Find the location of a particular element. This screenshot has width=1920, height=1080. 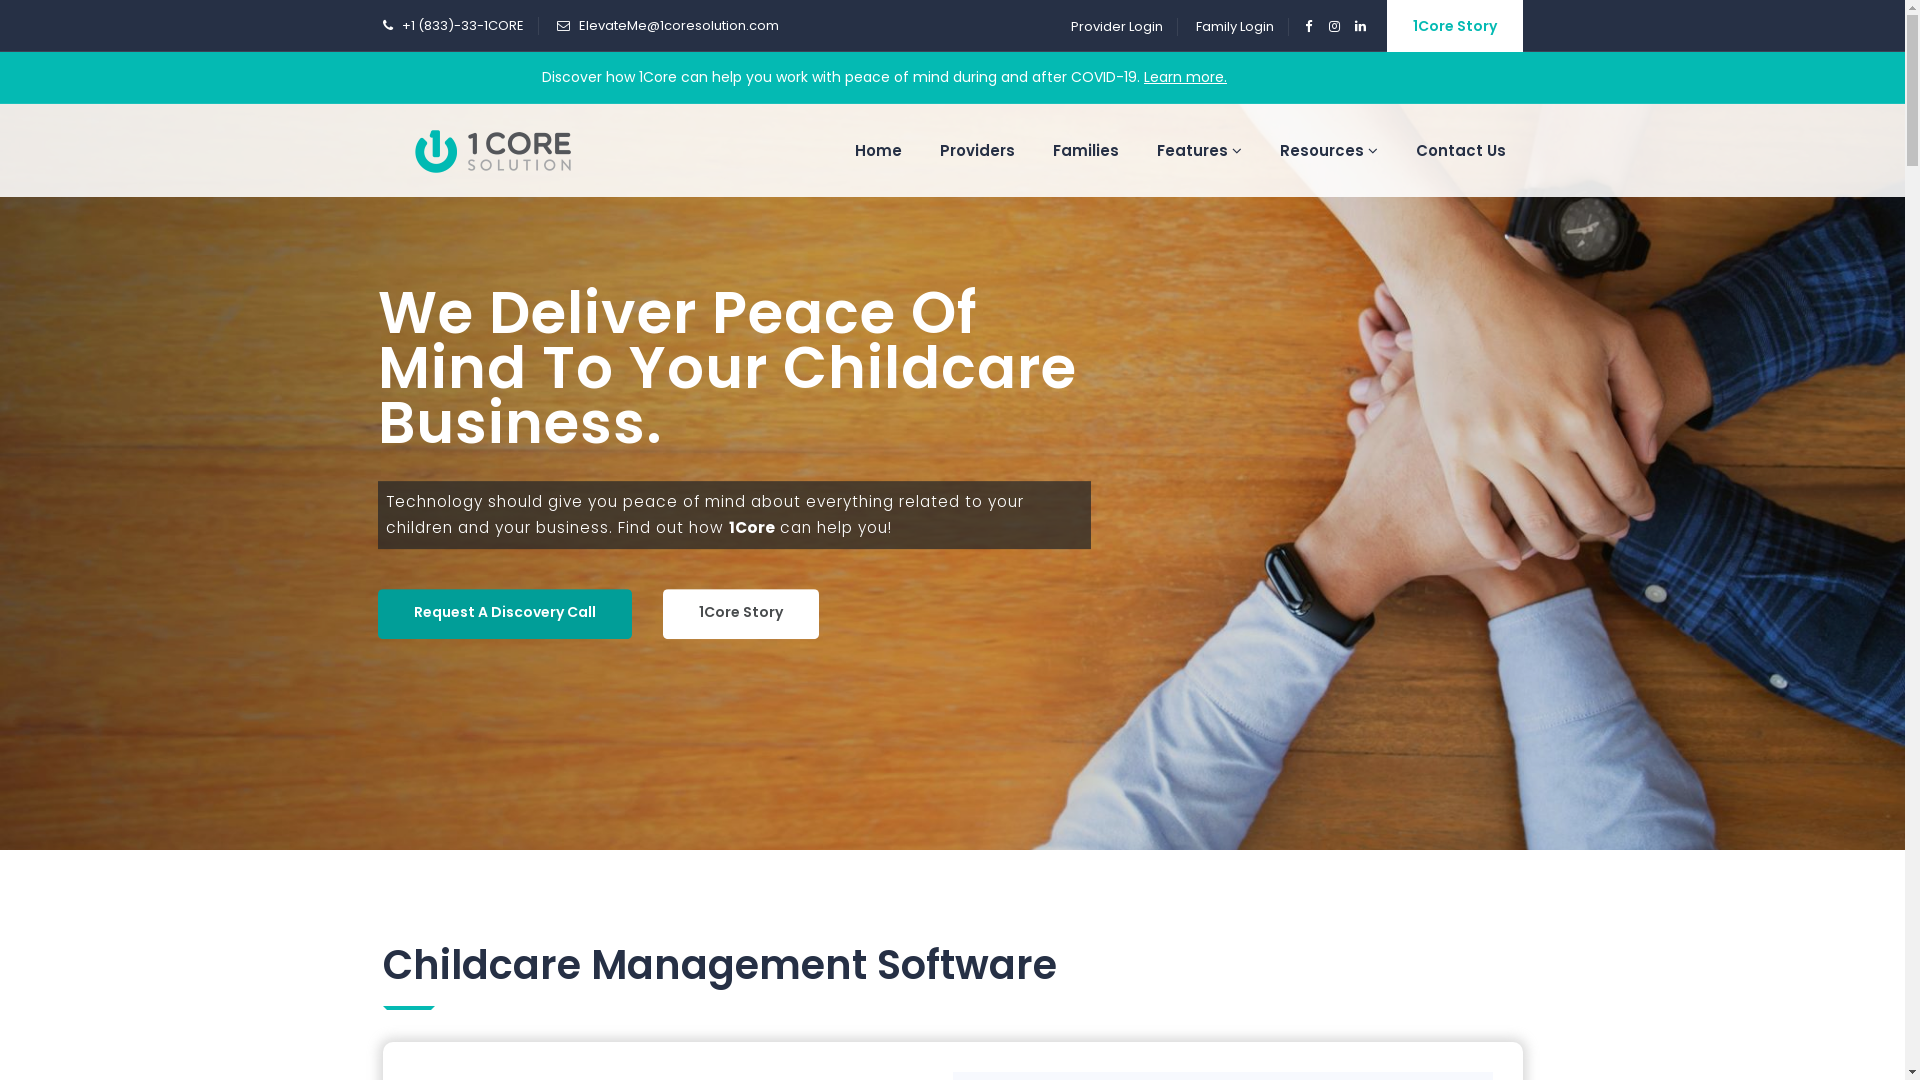

'Providers' is located at coordinates (976, 149).